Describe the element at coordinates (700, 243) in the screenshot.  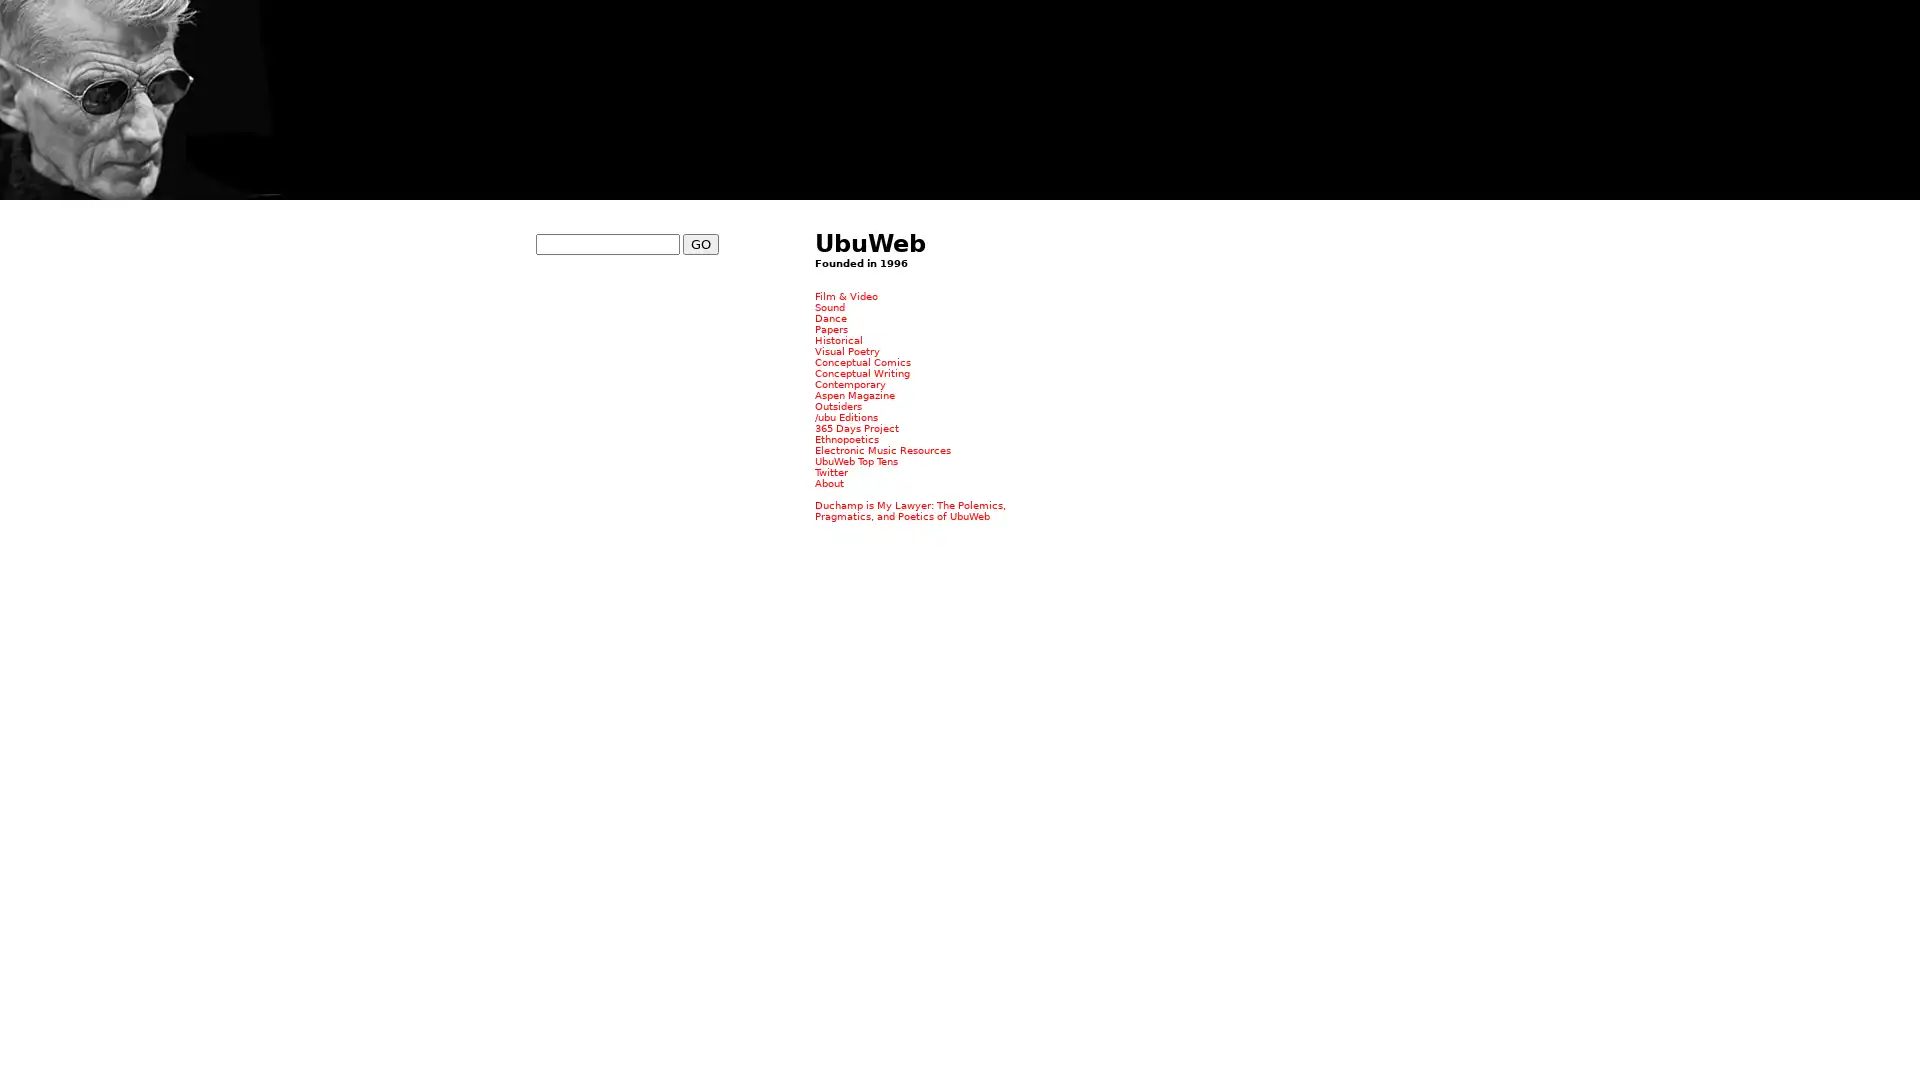
I see `GO` at that location.